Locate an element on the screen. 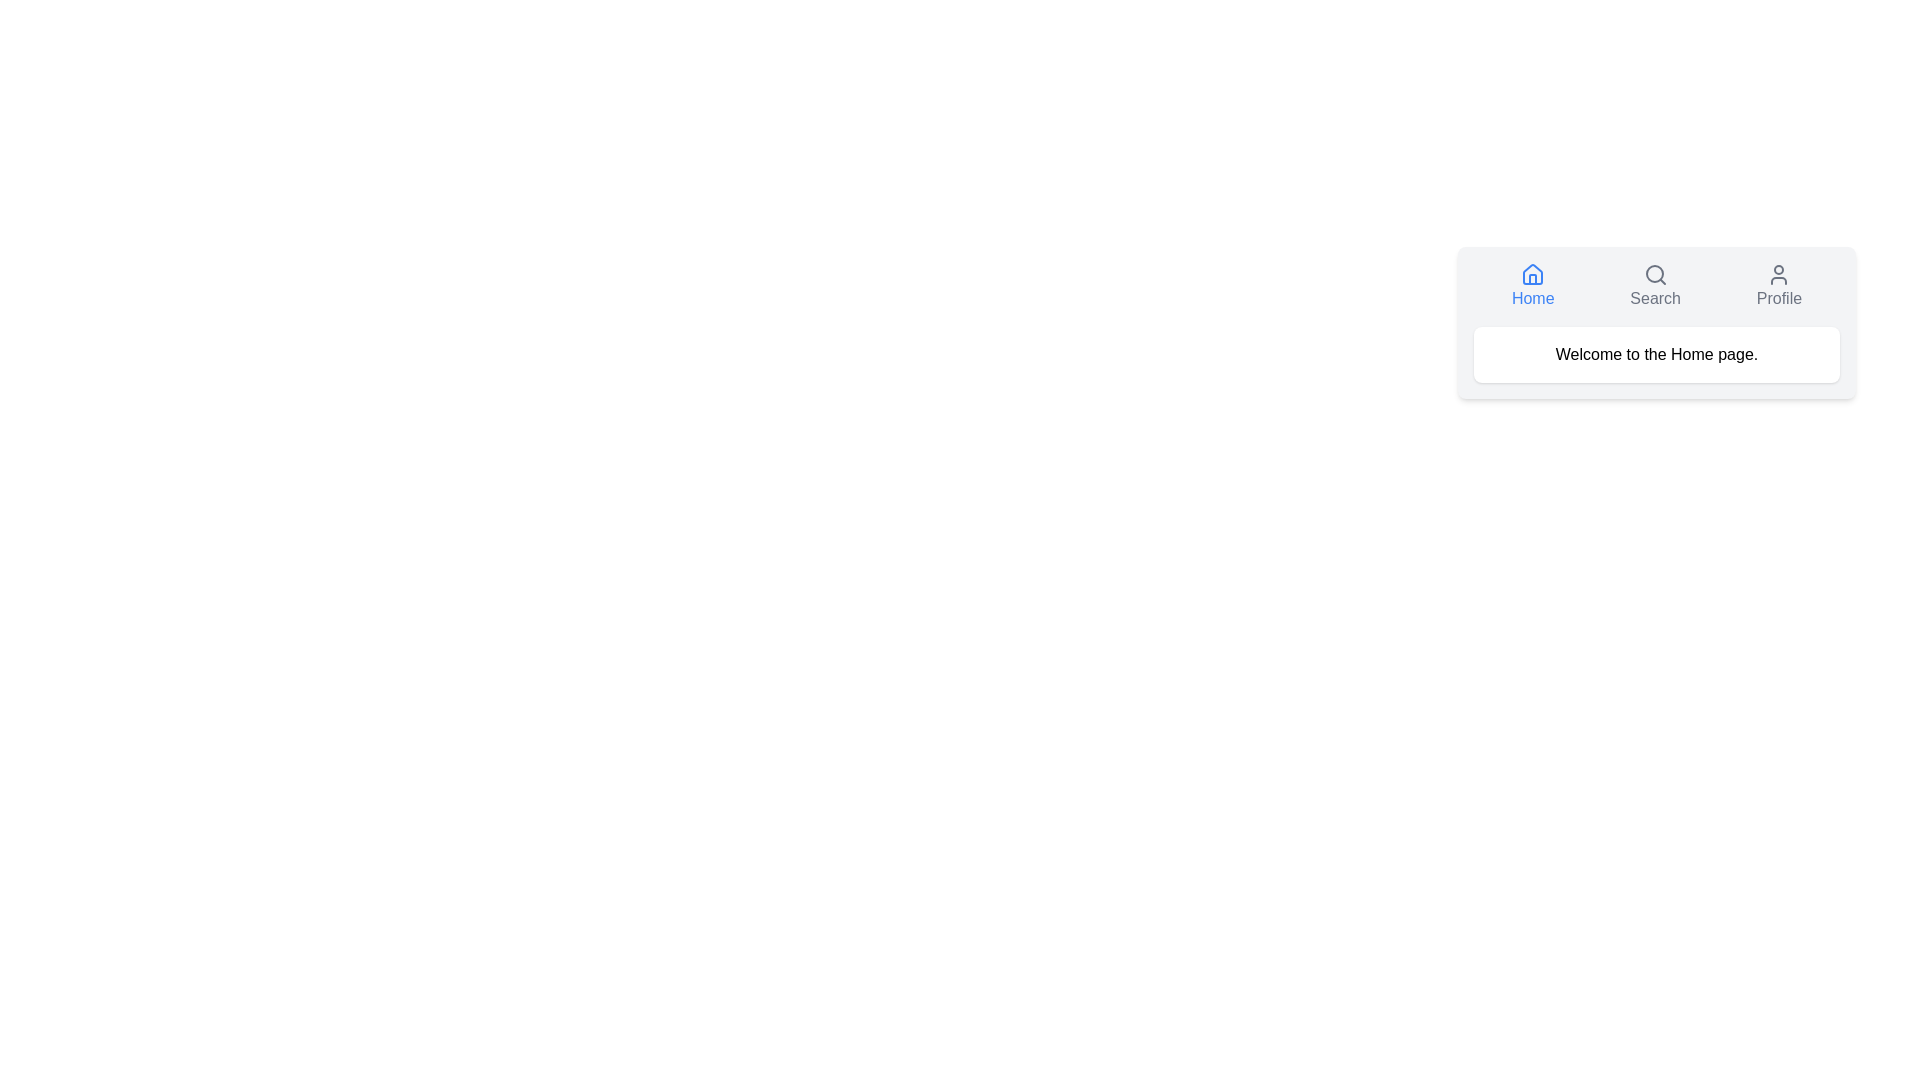  the 'Search' text label, which is displayed in gray color and located directly under the magnifying glass icon in the navigation bar is located at coordinates (1655, 299).